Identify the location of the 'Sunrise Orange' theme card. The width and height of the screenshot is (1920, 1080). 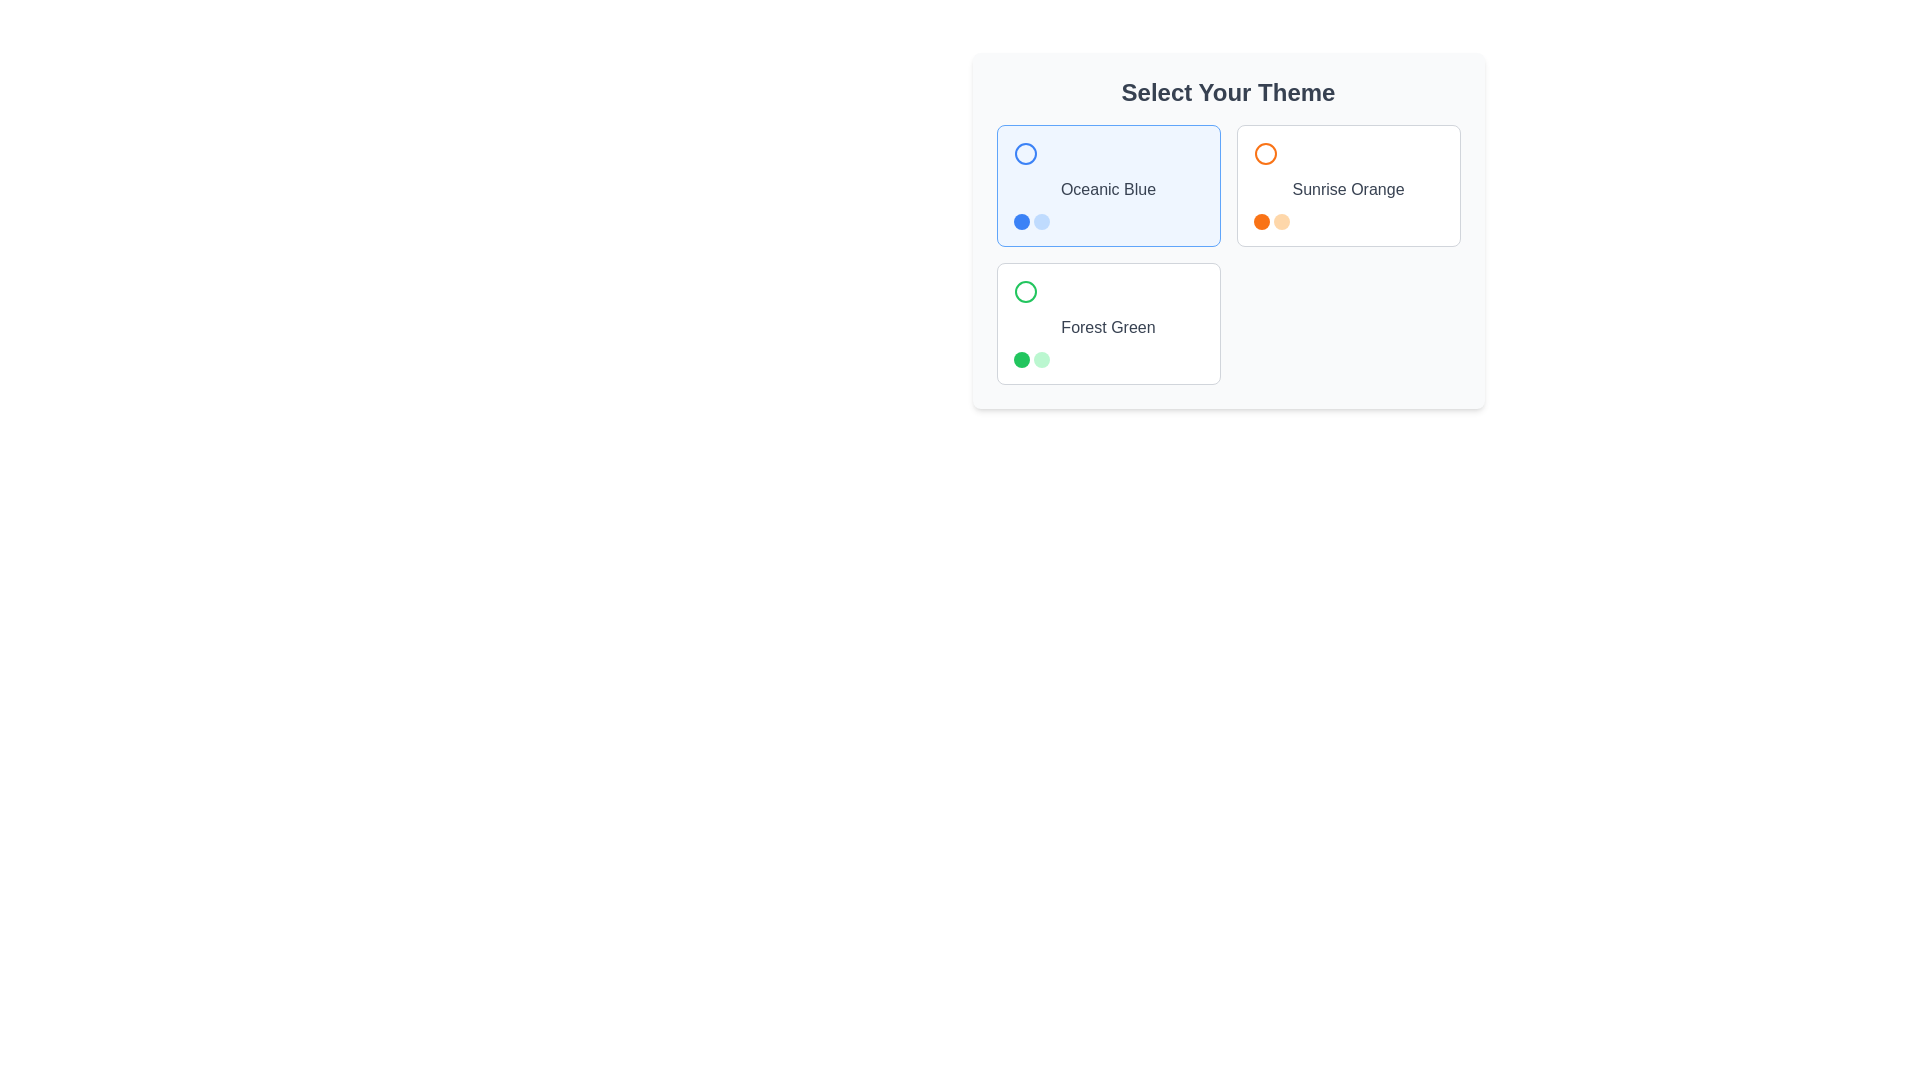
(1348, 185).